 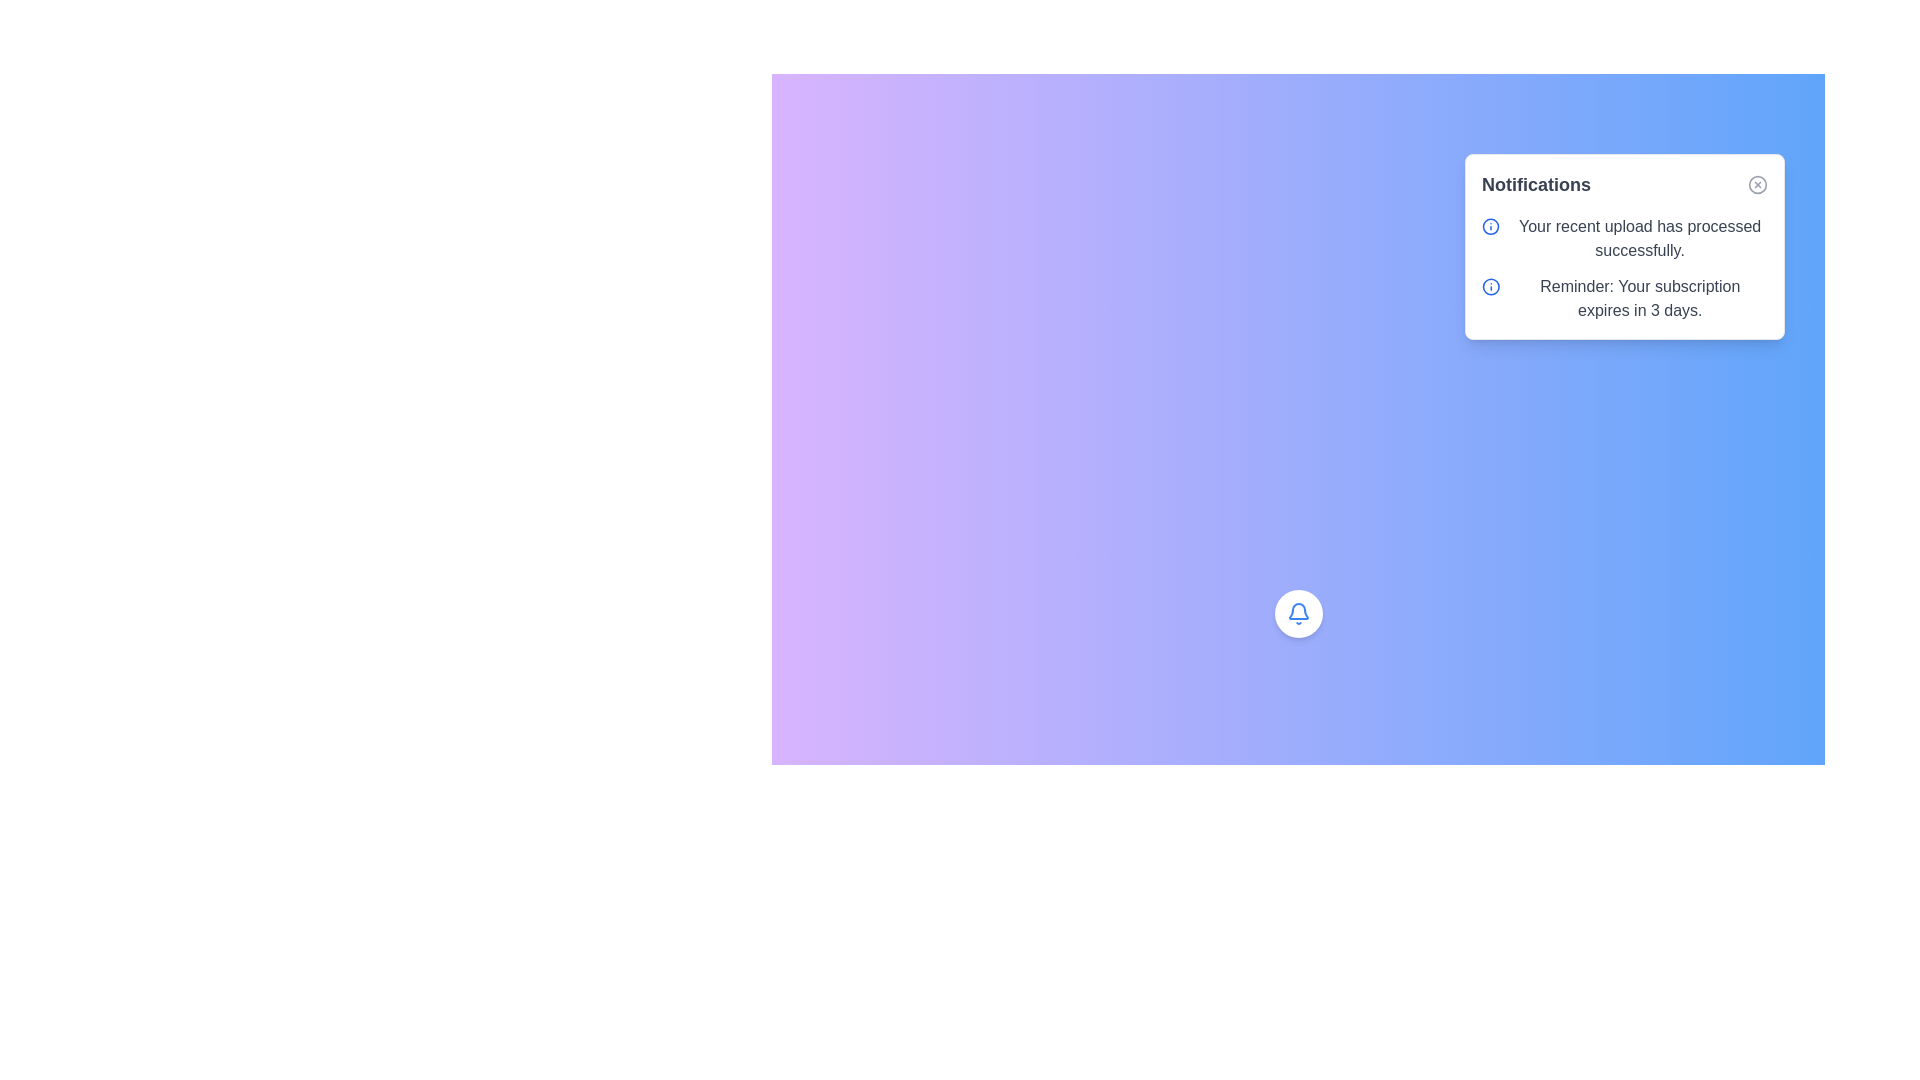 I want to click on the bell icon representing notifications within the circular button, so click(x=1298, y=612).